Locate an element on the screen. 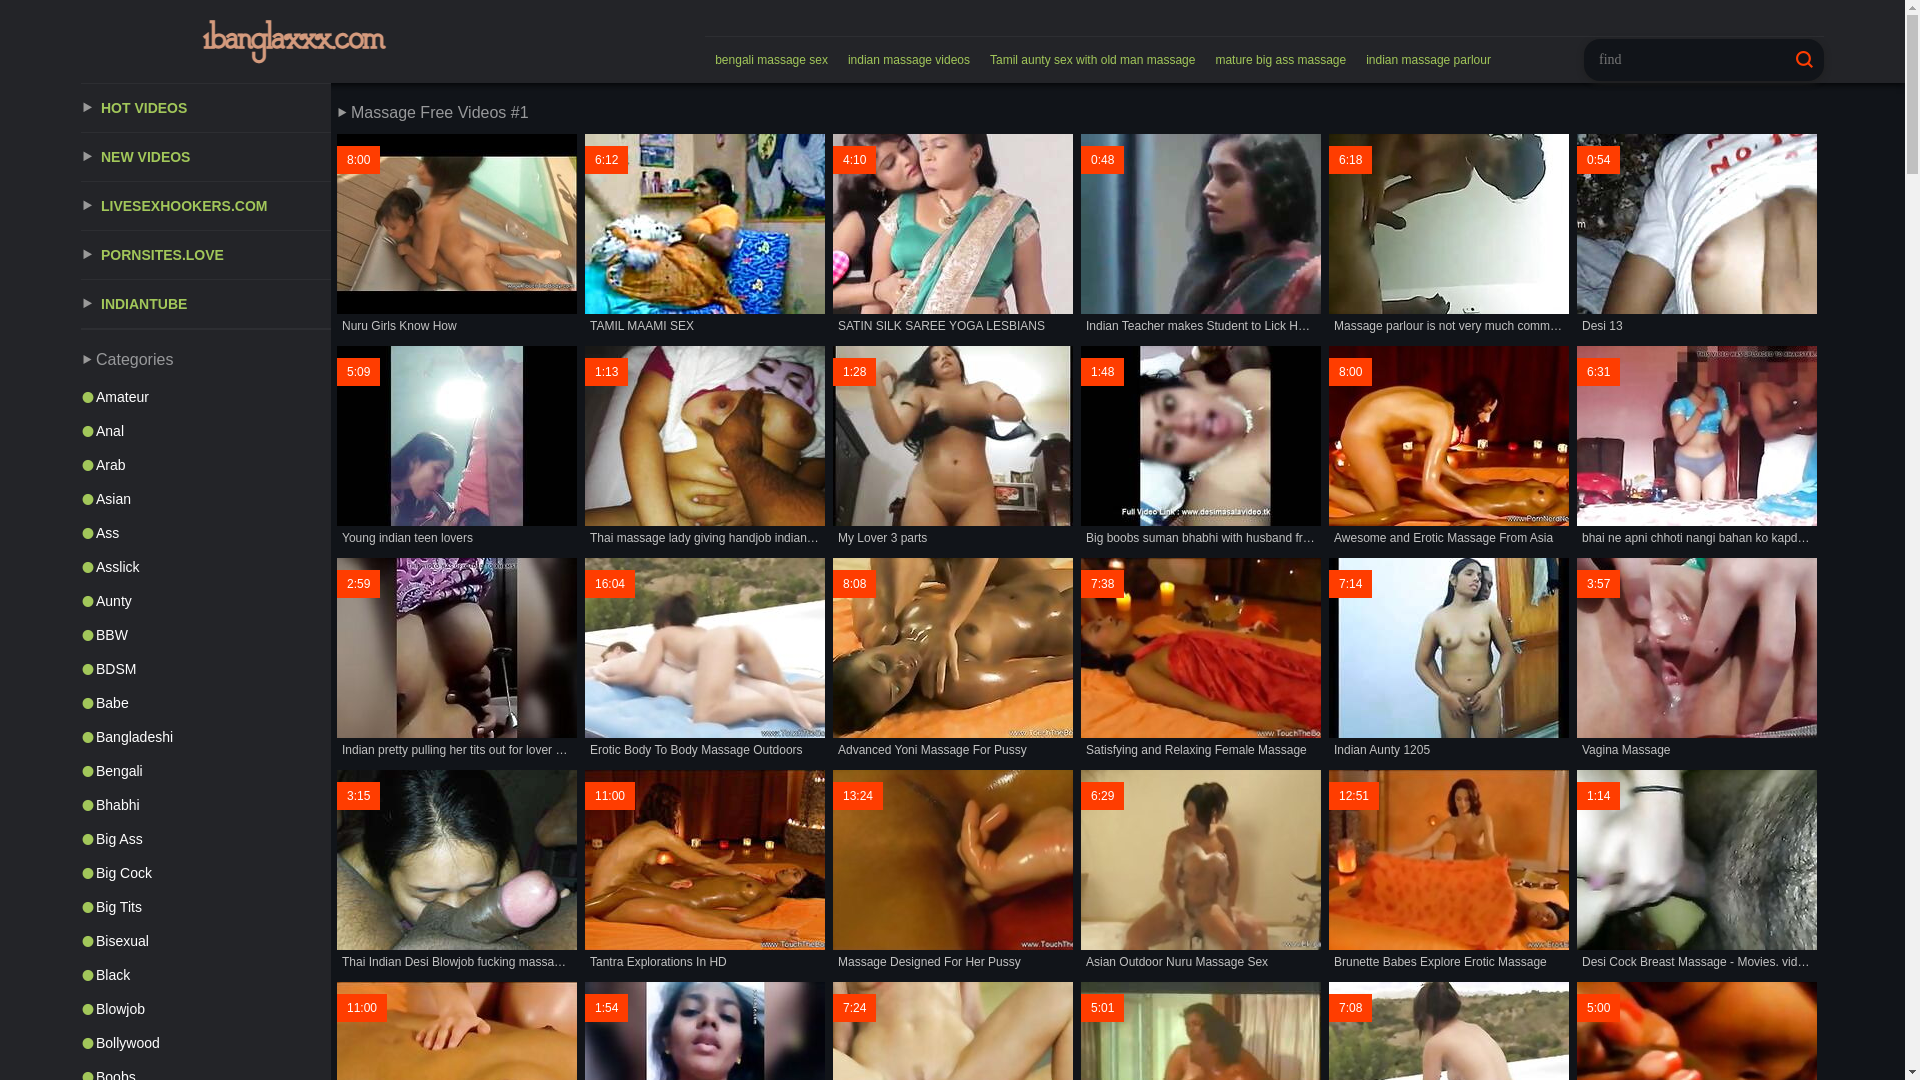 The width and height of the screenshot is (1920, 1080). 'HOT VIDEOS' is located at coordinates (80, 108).